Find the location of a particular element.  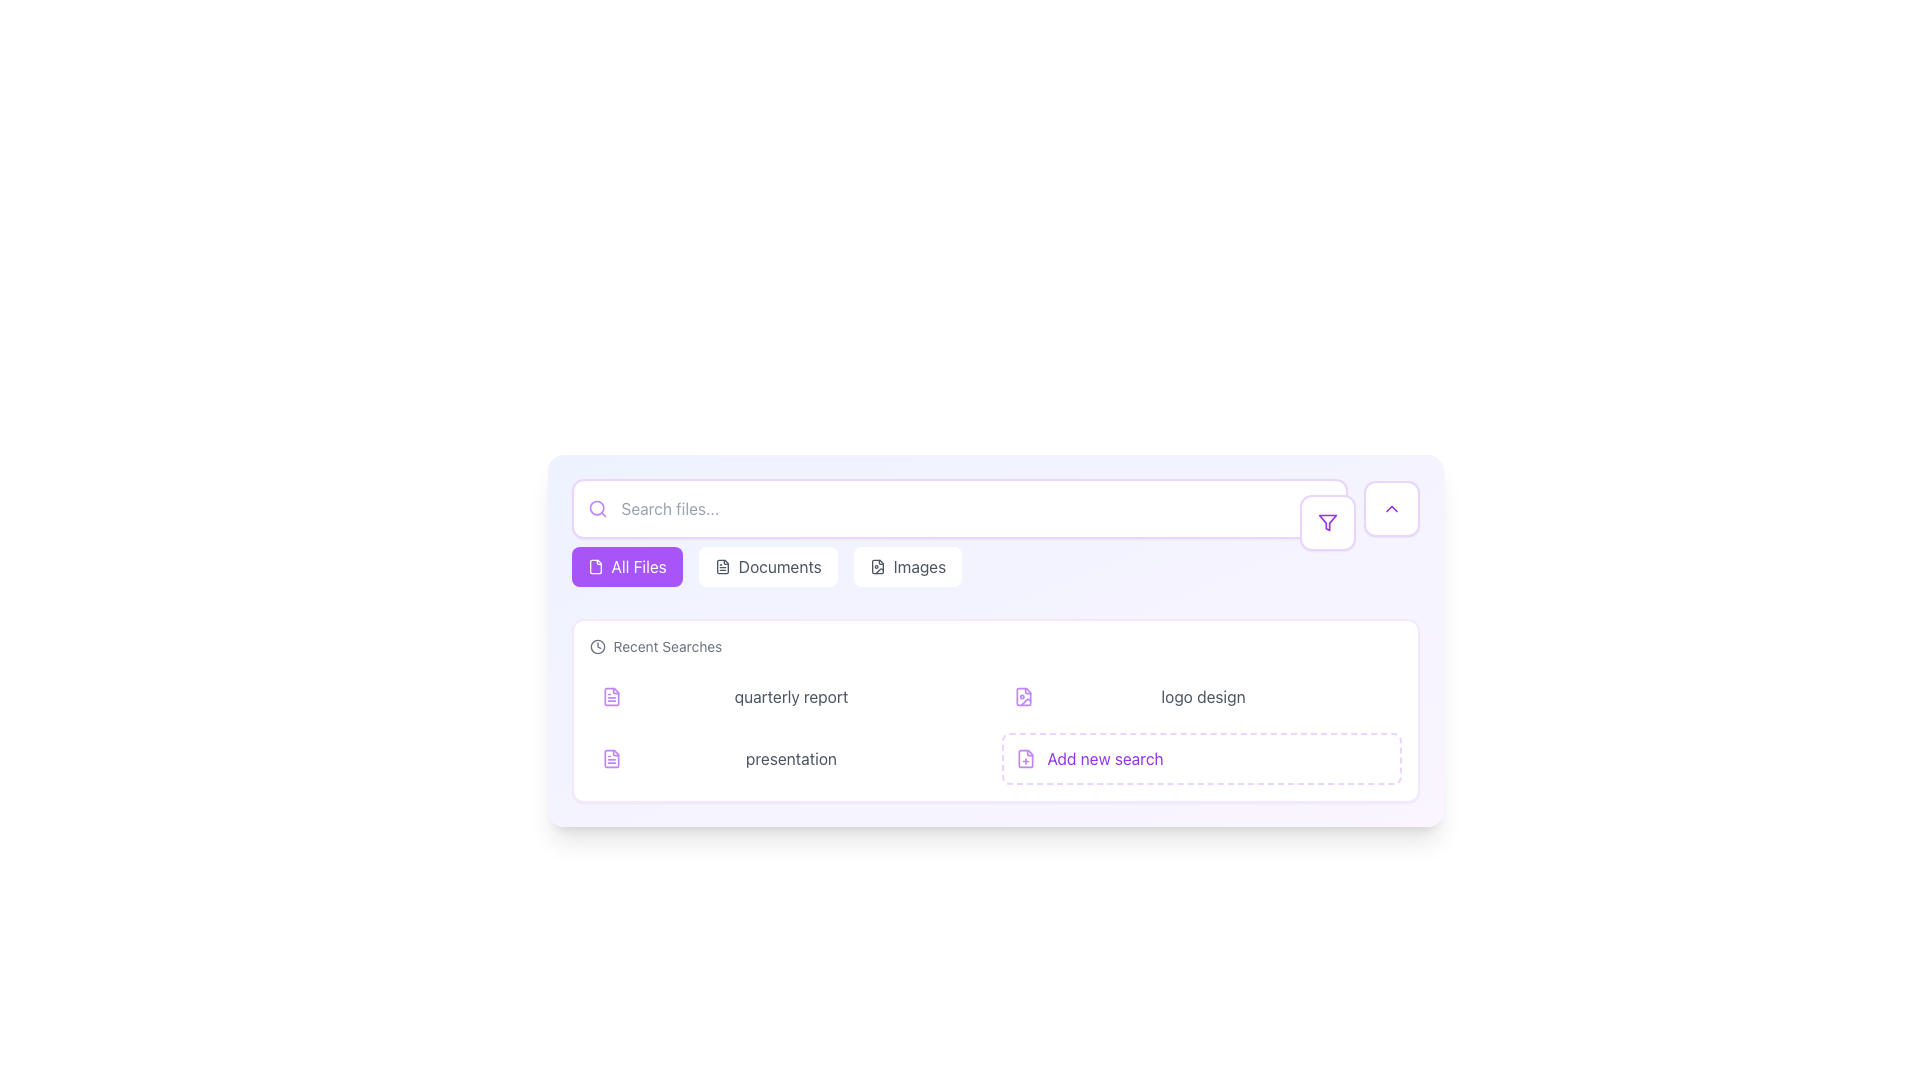

the triangular funnel icon located in the upper-right corner of the search bar is located at coordinates (1327, 522).